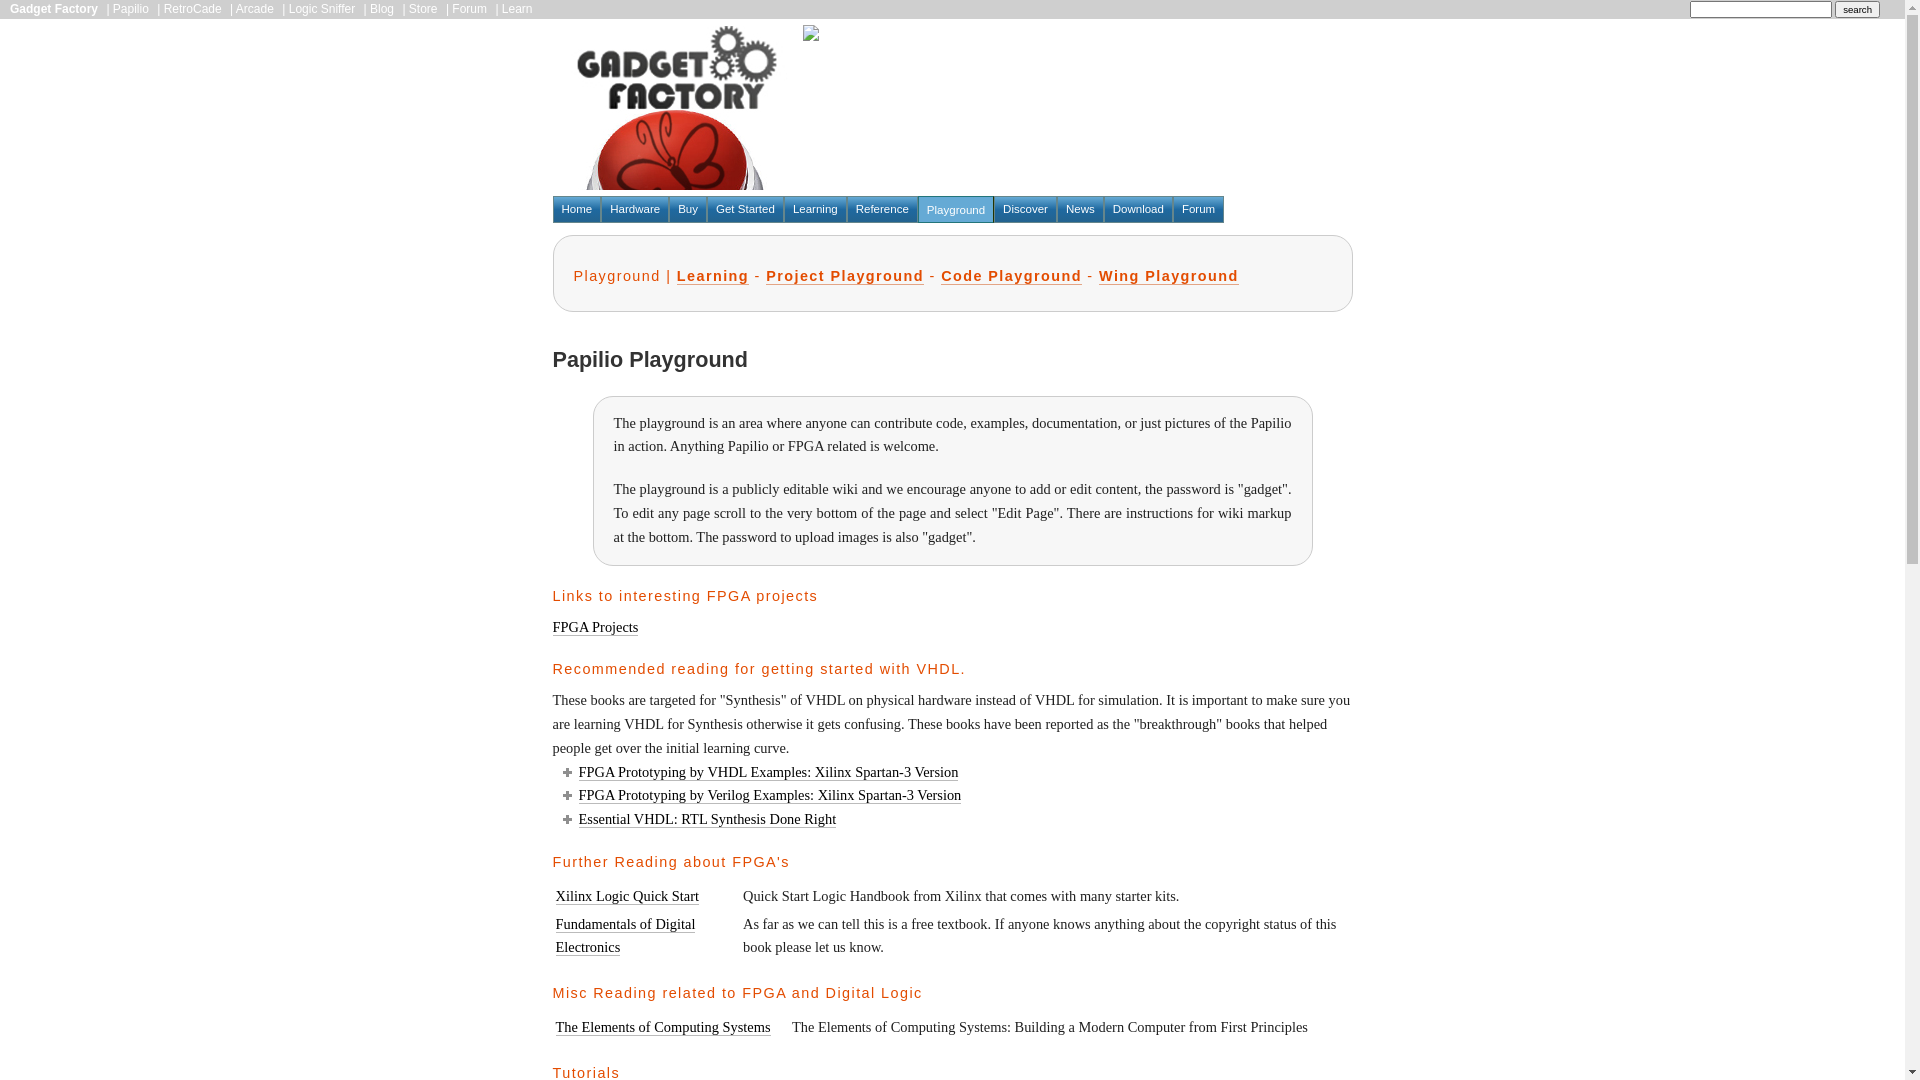 This screenshot has height=1080, width=1920. I want to click on 'Gadget Factory', so click(53, 8).